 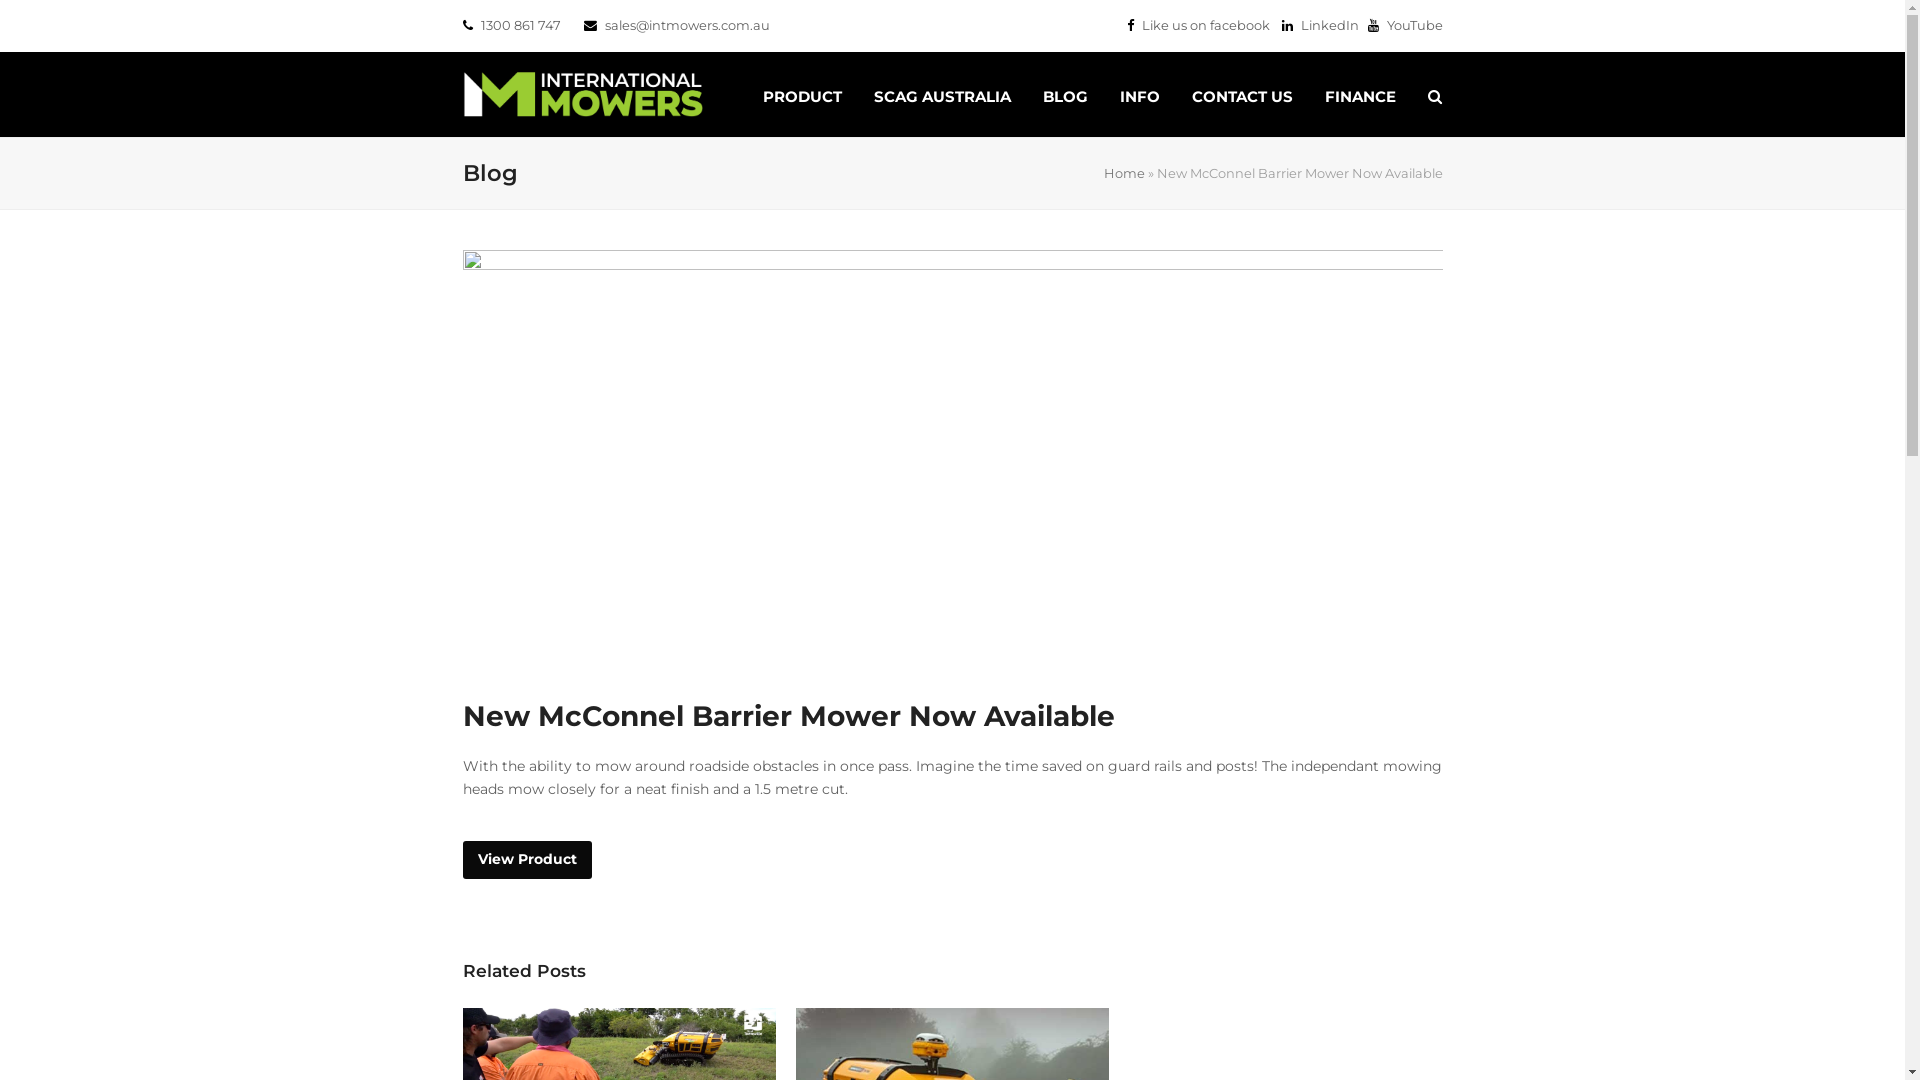 I want to click on 'LinkedIn', so click(x=1320, y=24).